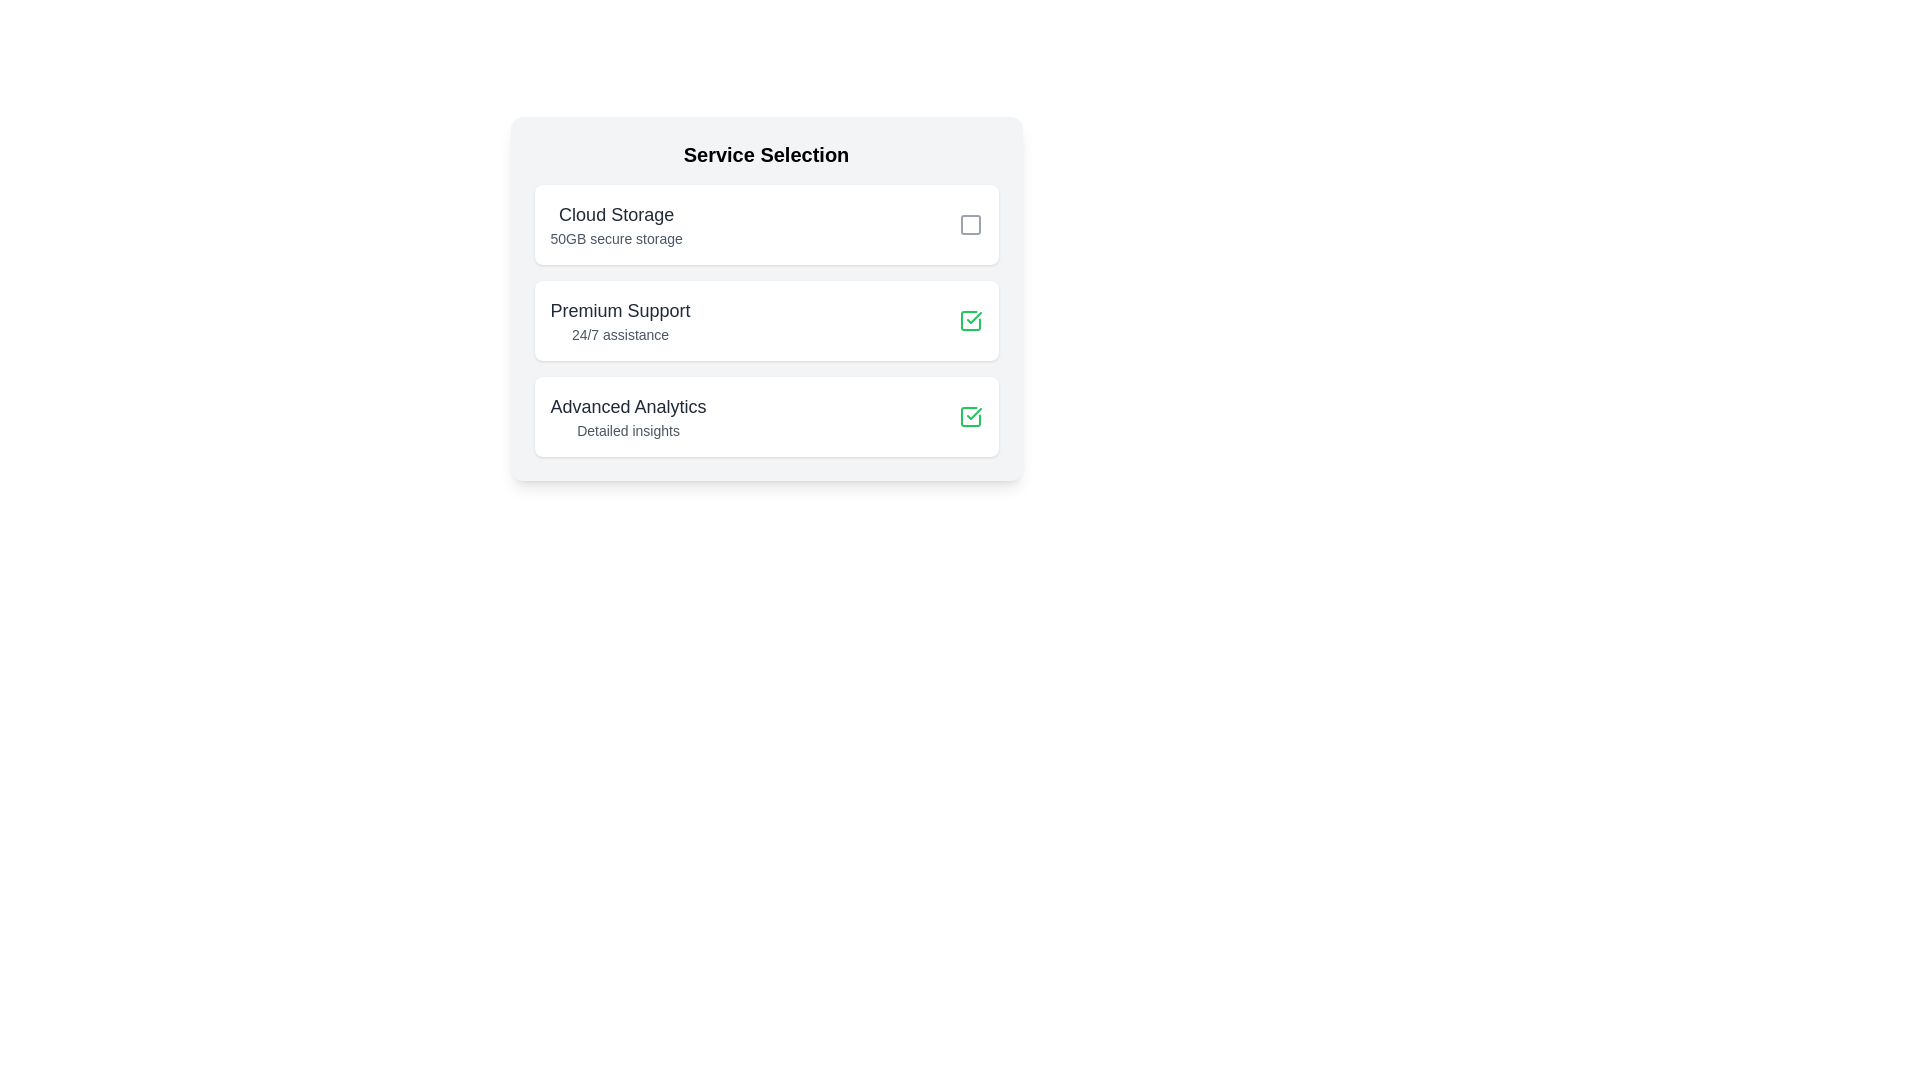 The height and width of the screenshot is (1080, 1920). What do you see at coordinates (627, 406) in the screenshot?
I see `the 'Advanced Analytics' text label, which is prominently displayed in a large, bold dark gray font in the bottom section of the 'Service Selection' panel` at bounding box center [627, 406].